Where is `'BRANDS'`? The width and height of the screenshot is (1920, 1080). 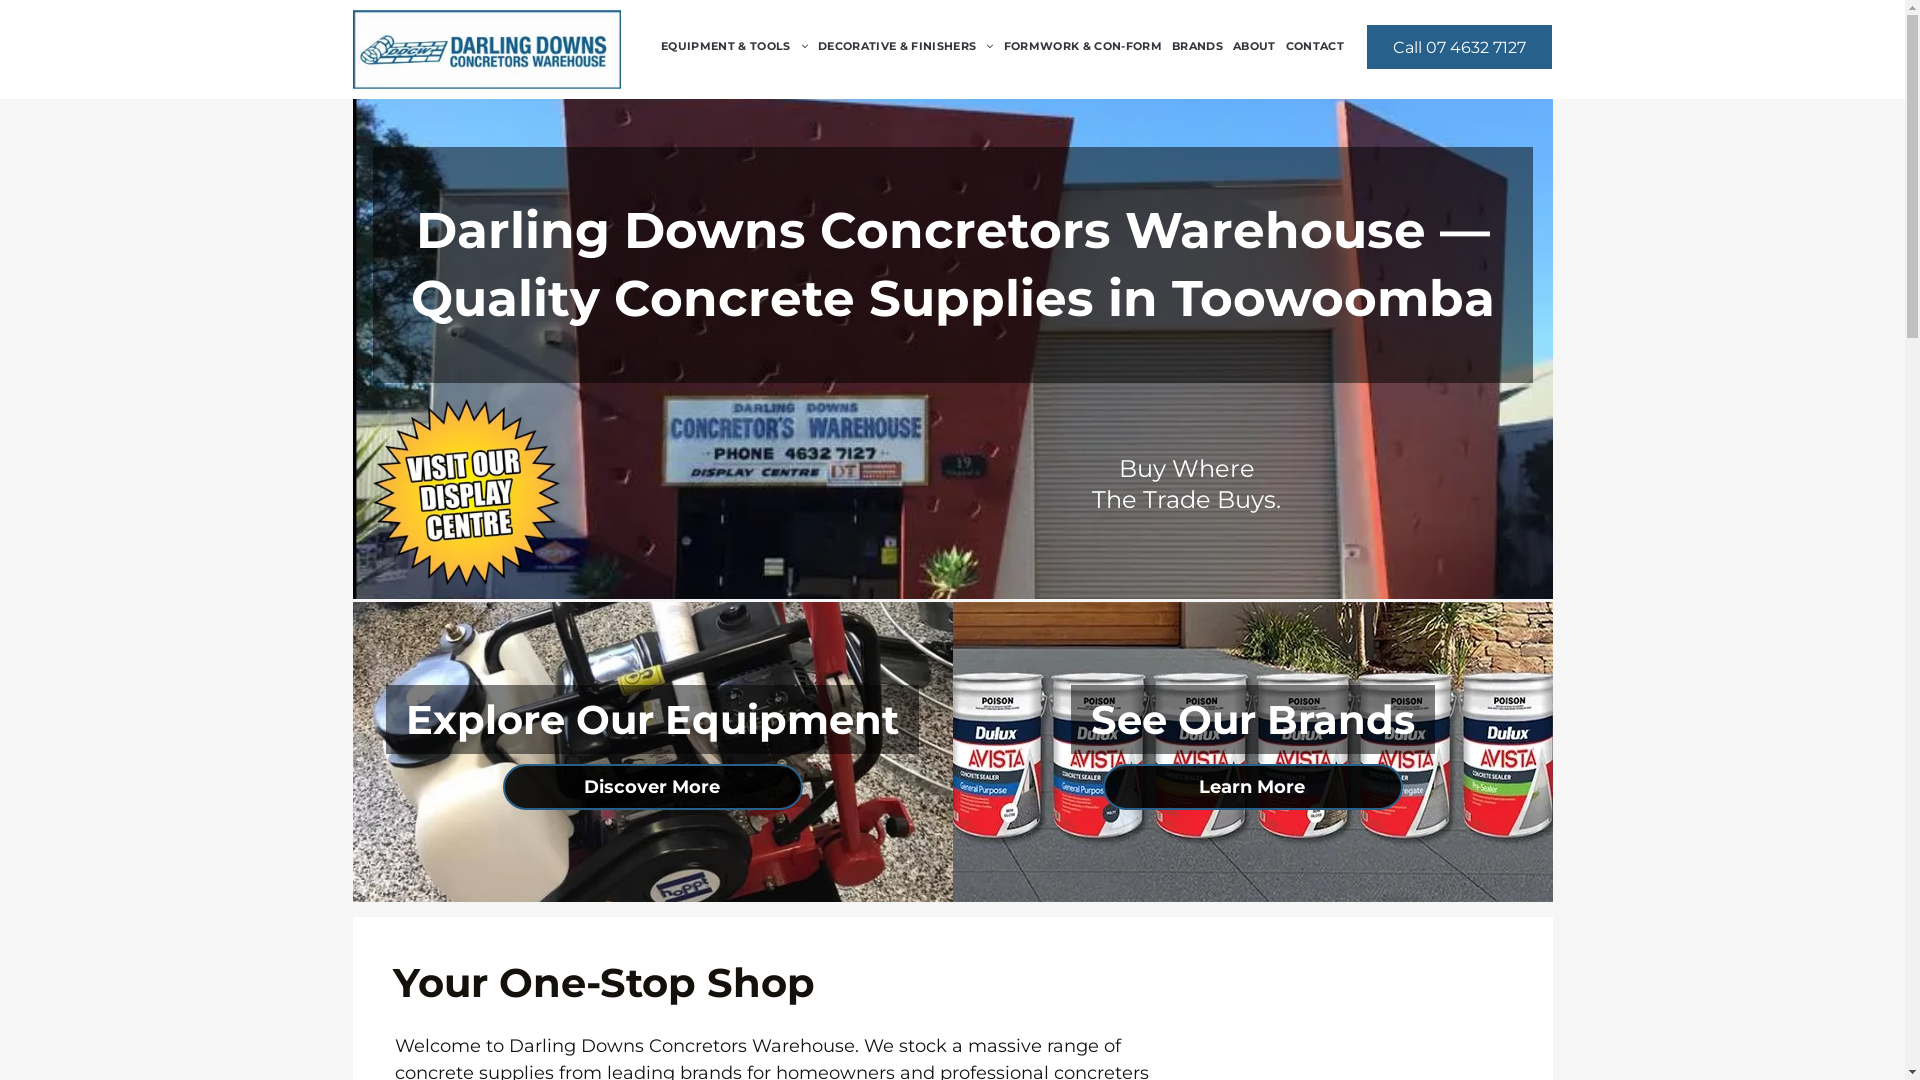 'BRANDS' is located at coordinates (1197, 45).